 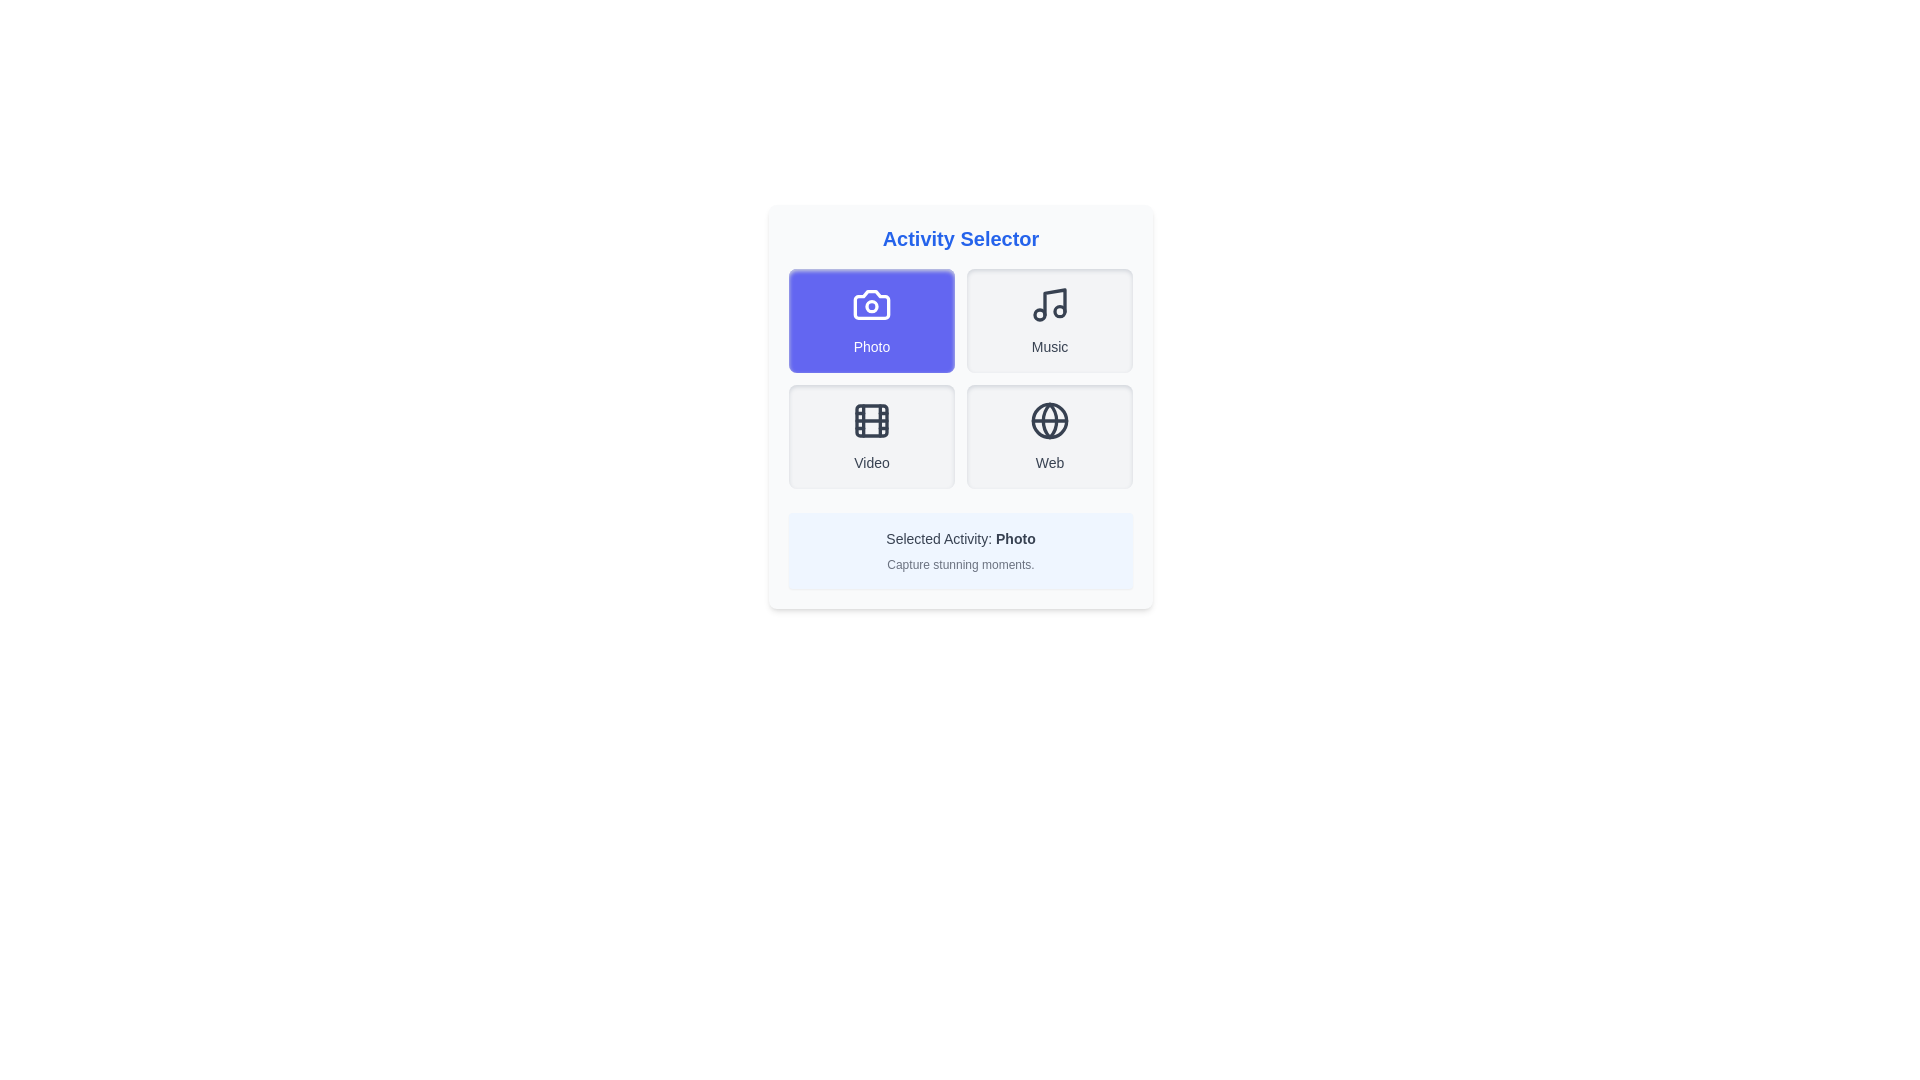 What do you see at coordinates (960, 564) in the screenshot?
I see `the text element displaying 'Capture stunning moments.' which is styled with small gray text and is centrally aligned below the selected activity section` at bounding box center [960, 564].